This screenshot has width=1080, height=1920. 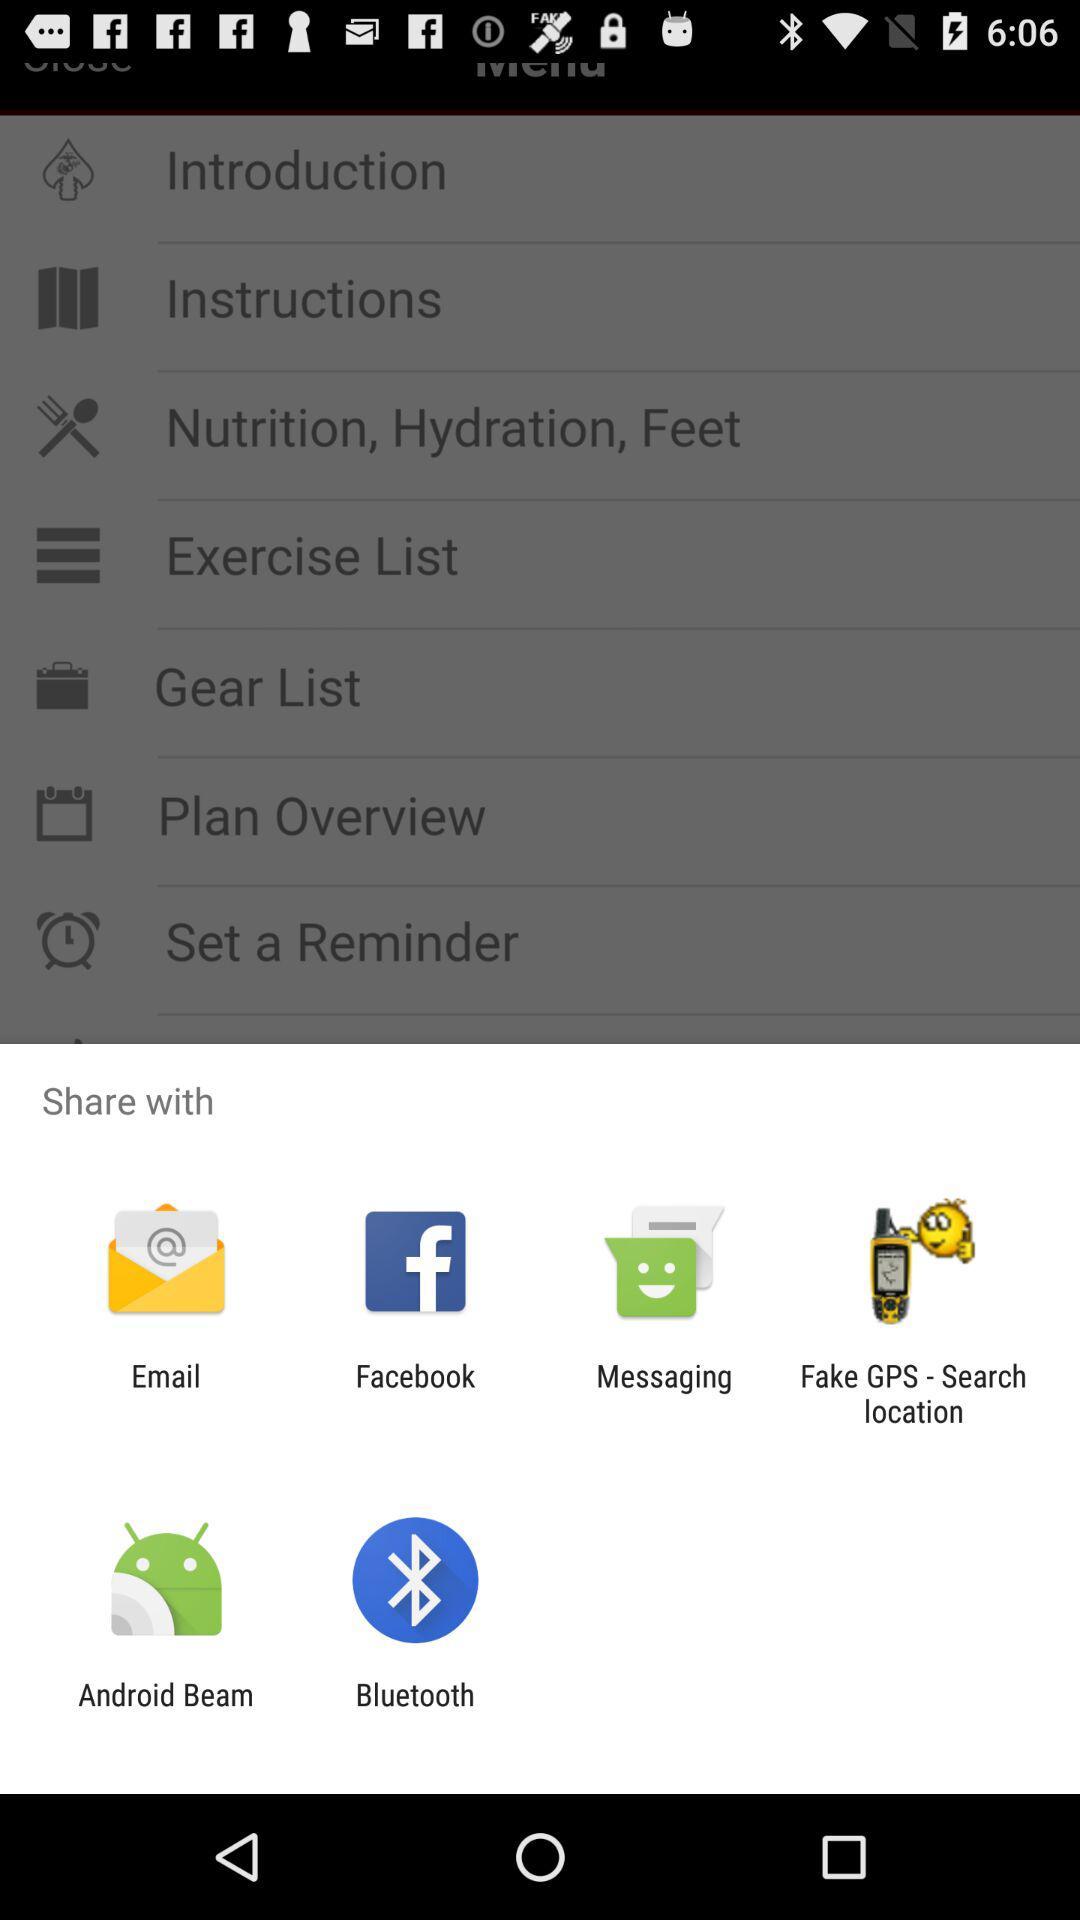 What do you see at coordinates (165, 1392) in the screenshot?
I see `icon to the left of the facebook item` at bounding box center [165, 1392].